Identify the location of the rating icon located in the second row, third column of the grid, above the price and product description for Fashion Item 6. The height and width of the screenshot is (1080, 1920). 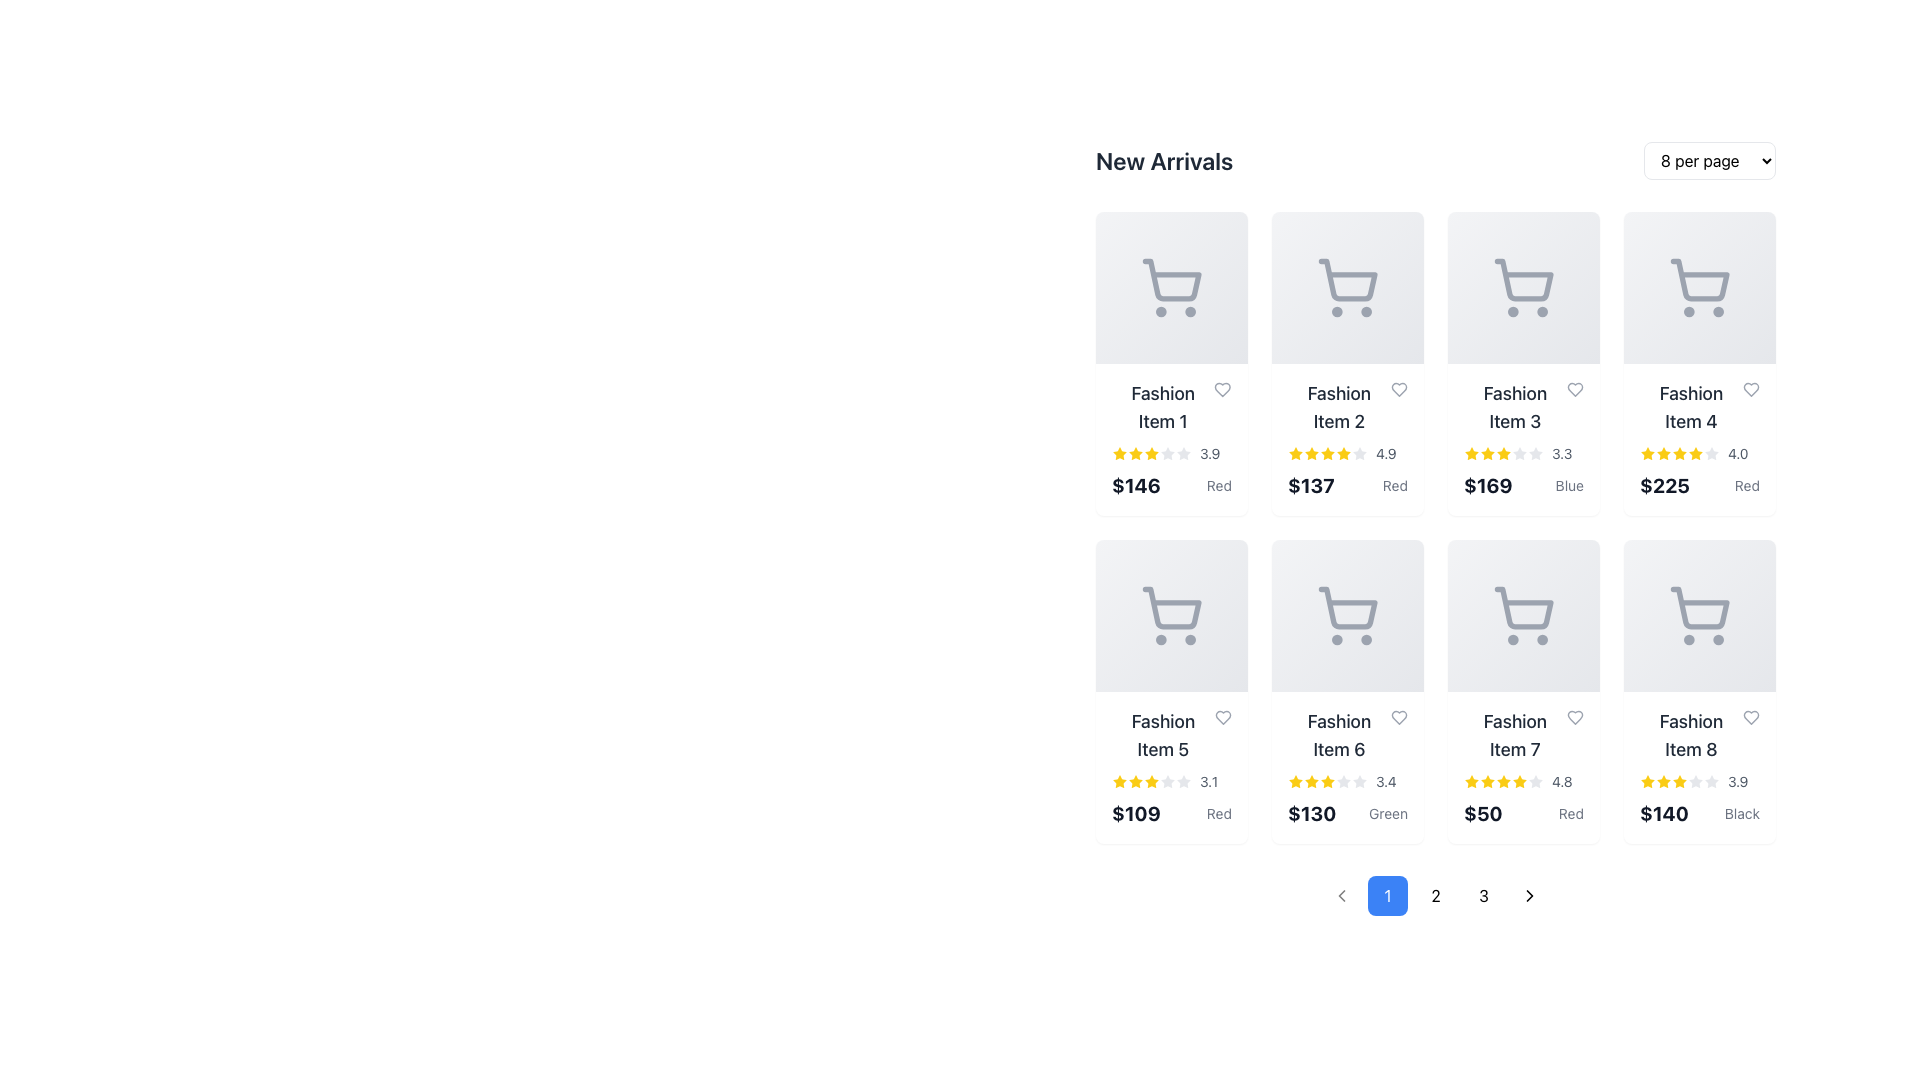
(1296, 780).